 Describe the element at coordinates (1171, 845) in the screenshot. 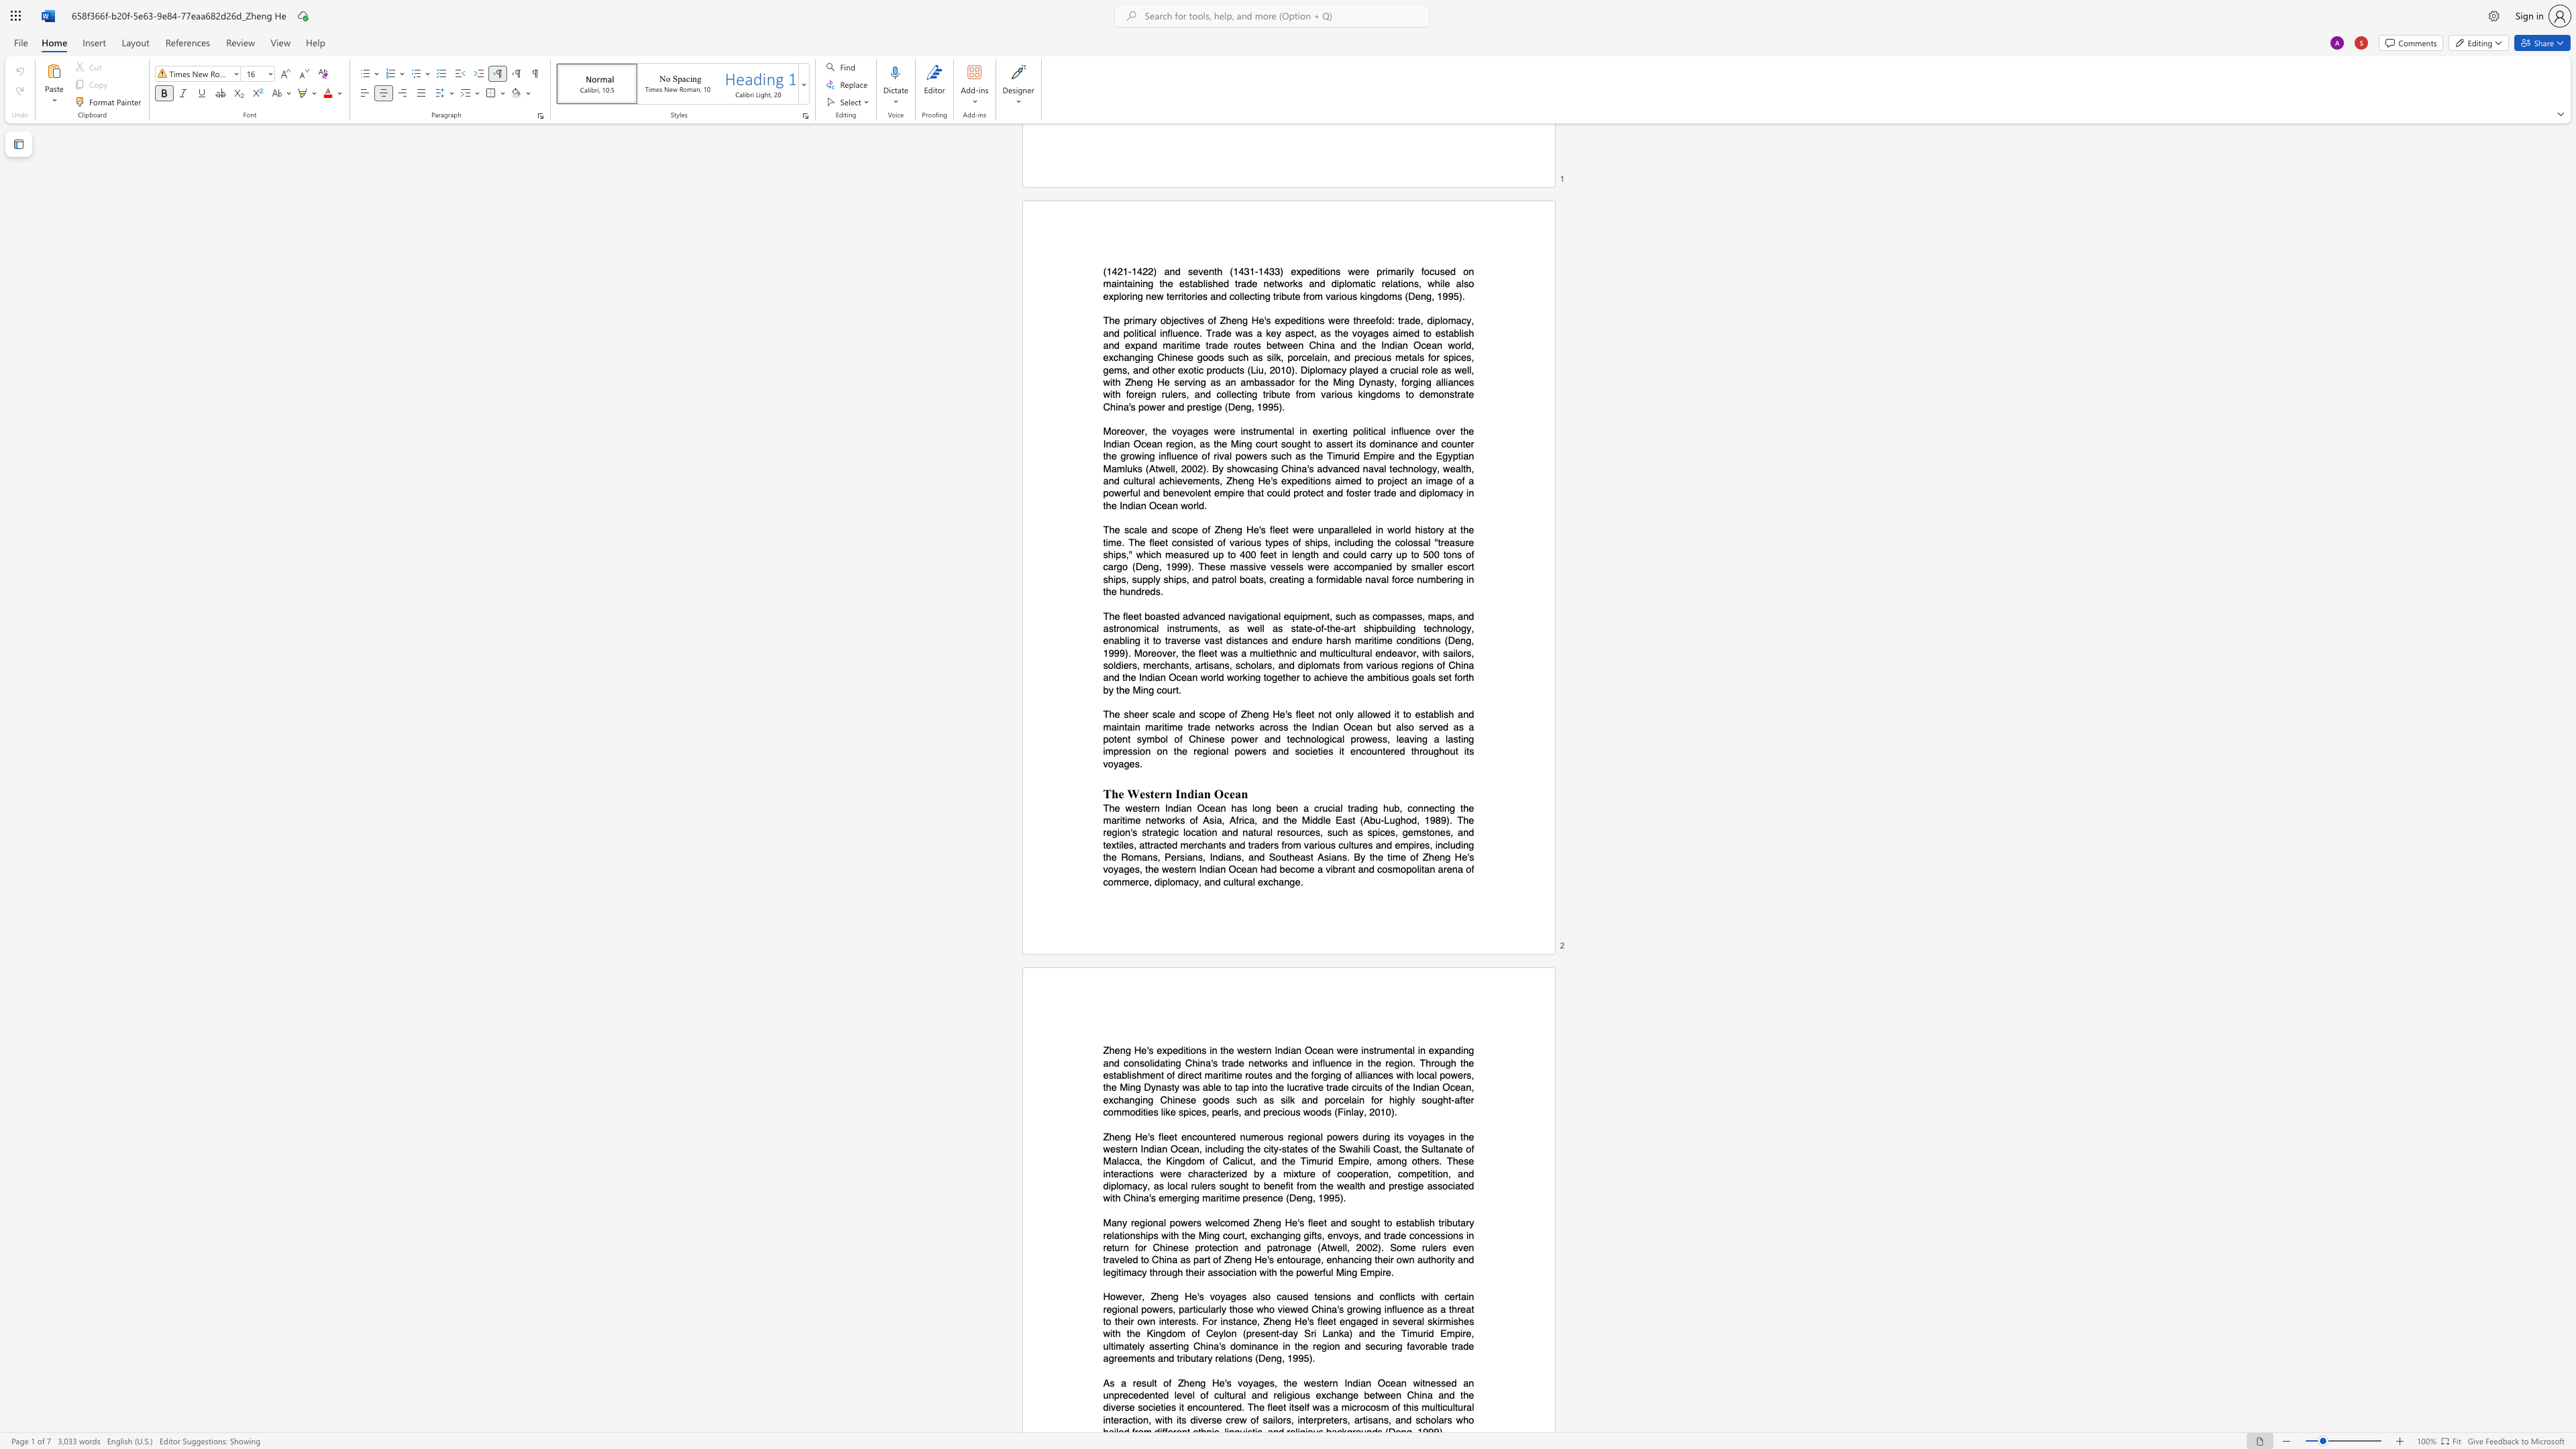

I see `the subset text "d merchants and traders from various cultures and empires, including the Romans, Persians, Indians, and Southeast" within the text "The western Indian Ocean has long been a crucial trading hub, connecting the maritime networks of Asia, Africa, and the Middle East (Abu-Lughod, 1989). The region"` at that location.